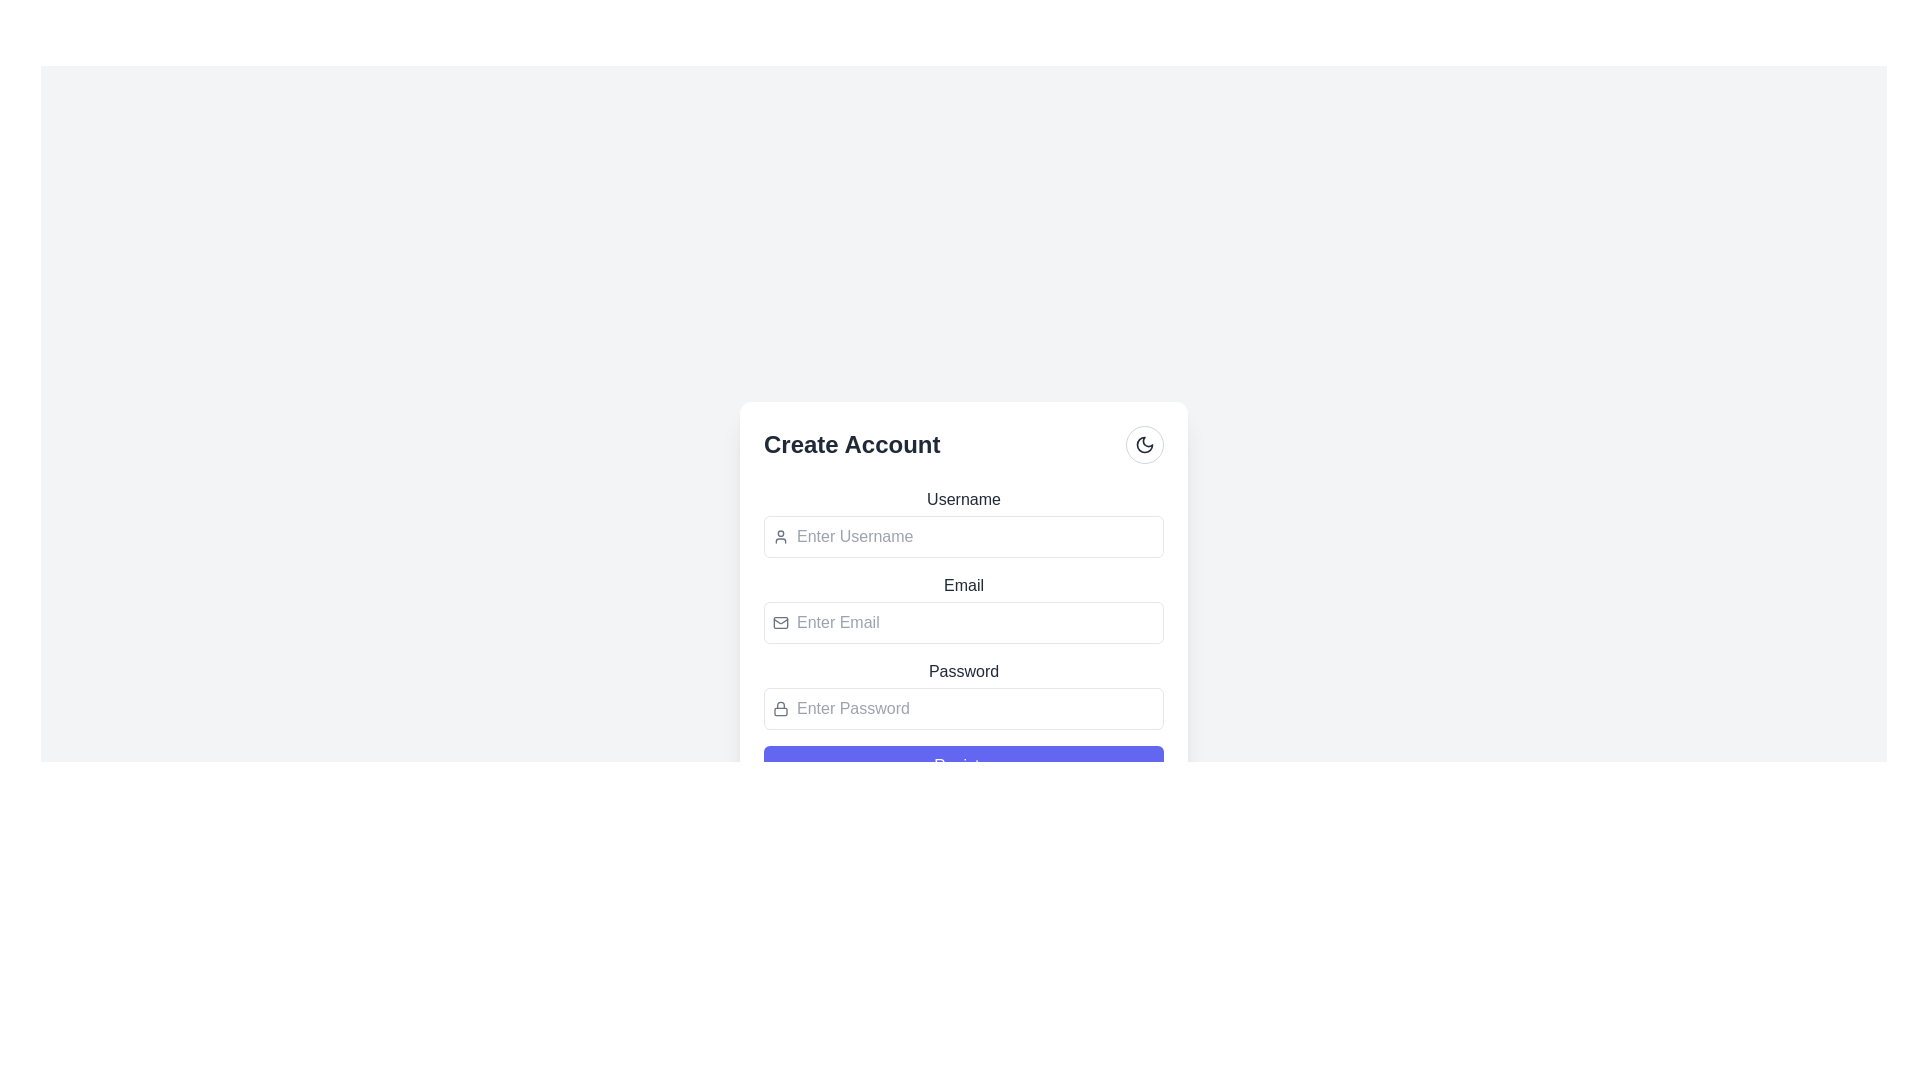 The image size is (1920, 1080). I want to click on the 'Email' input field in the 'Create Account' form card, which is the second input field below the 'Username' input and above the 'Password' input, so click(964, 604).